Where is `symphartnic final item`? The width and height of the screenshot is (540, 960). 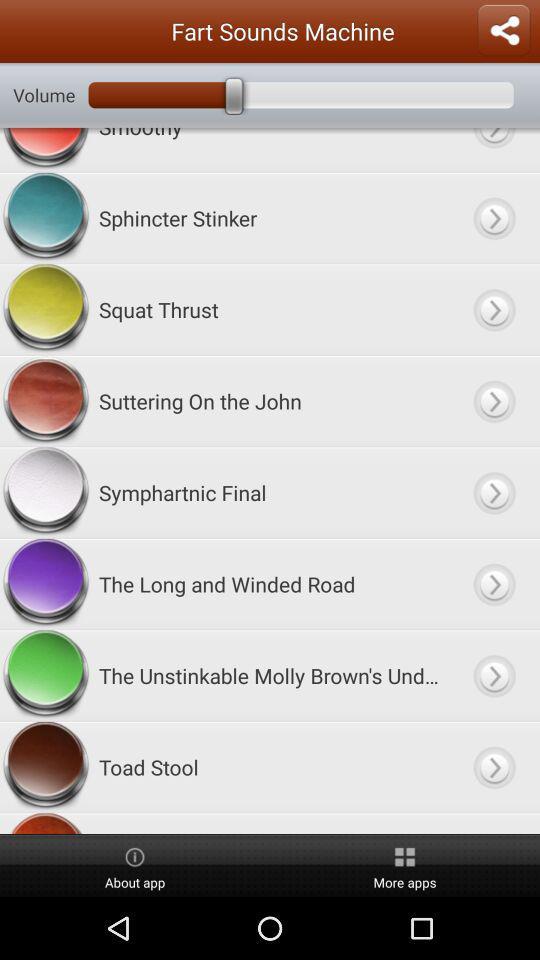
symphartnic final item is located at coordinates (269, 491).